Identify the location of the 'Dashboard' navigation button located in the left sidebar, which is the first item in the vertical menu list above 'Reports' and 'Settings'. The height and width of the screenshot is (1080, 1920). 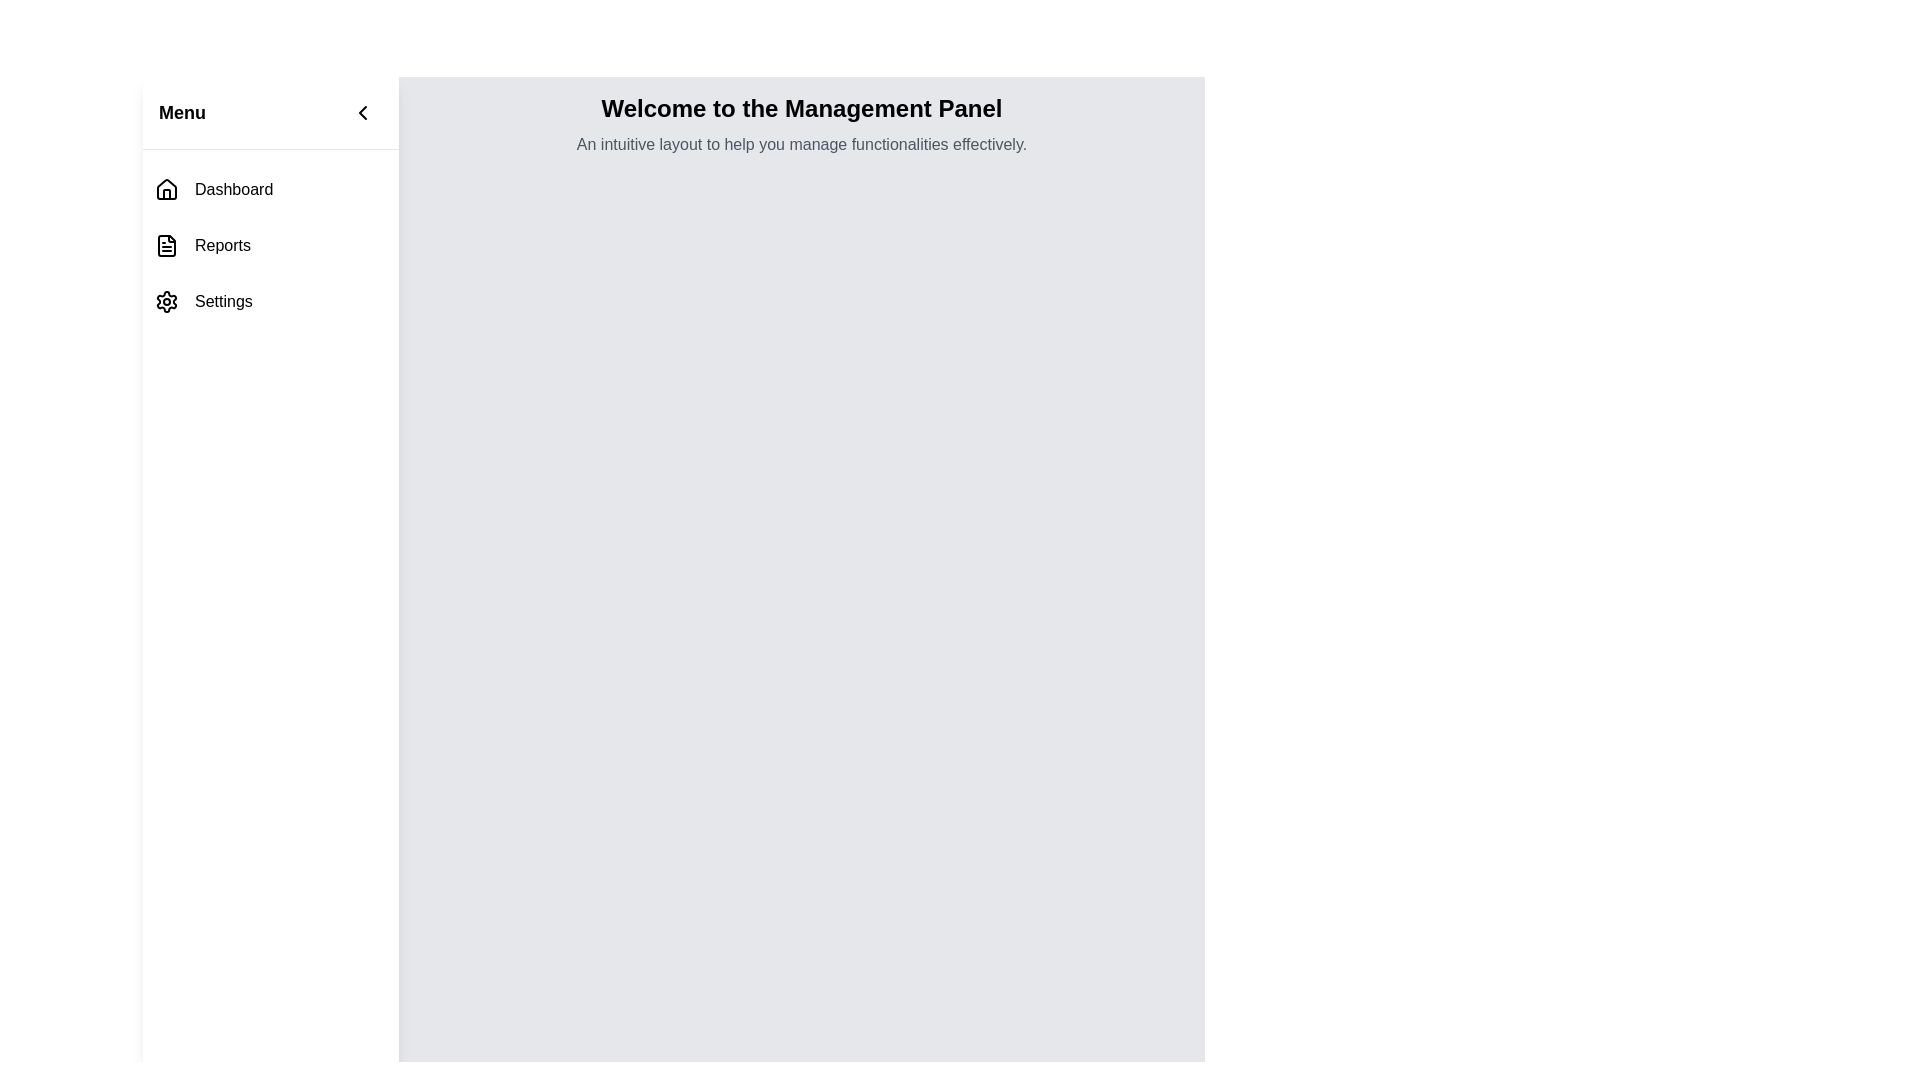
(269, 189).